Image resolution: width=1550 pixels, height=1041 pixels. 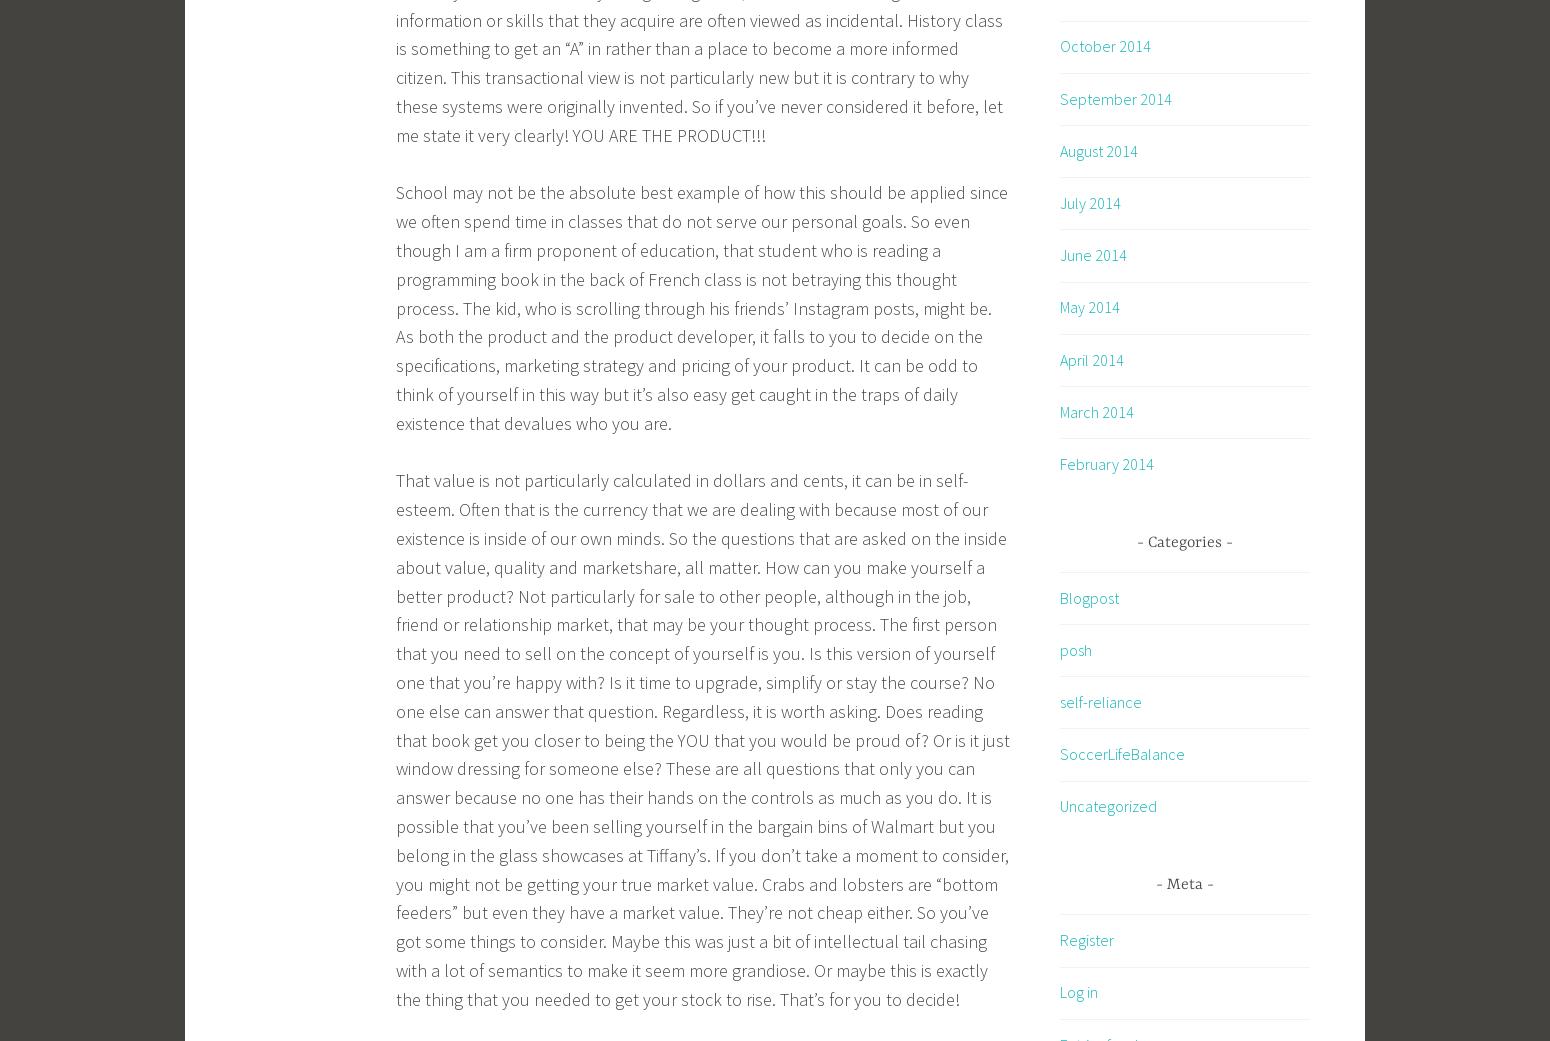 I want to click on 'That value is not particularly calculated in dollars and cents, it can be in self-esteem.  Often that is the currency that we are dealing with because most of our existence is inside of our own minds.  So the questions that are asked on the inside about value, quality and marketshare, all matter.  How can you make yourself a better product?  Not particularly for sale to other people, although in the job, friend or relationship market, that may be your thought process.  The first person that you need to sell on the concept of yourself is you.  Is this version of yourself one that you’re happy with?  Is it time to upgrade, simplify or stay the course?  No one else can answer that question.  Regardless, it is worth asking.  Does reading that book get you closer to being the YOU that you would be proud of?  Or is it just window dressing for someone else?  These are all questions that only you can answer because no one has their hands on the controls as much as you do.  It is possible that you’ve been selling yourself in the bargain bins of Walmart but you belong in the glass showcases at Tiffany’s.  If you don’t take a moment to consider, you might not be getting your true market value.  Crabs and lobsters are “bottom feeders” but even they have a market value.  They’re not cheap either.  So you’ve got some things to consider.  Maybe this was just a bit of intellectual tail chasing with a lot of semantics to make it seem more grandiose.  Or maybe this is exactly the thing that you needed to get your stock to rise.  That’s for you to decide!', so click(x=702, y=739).